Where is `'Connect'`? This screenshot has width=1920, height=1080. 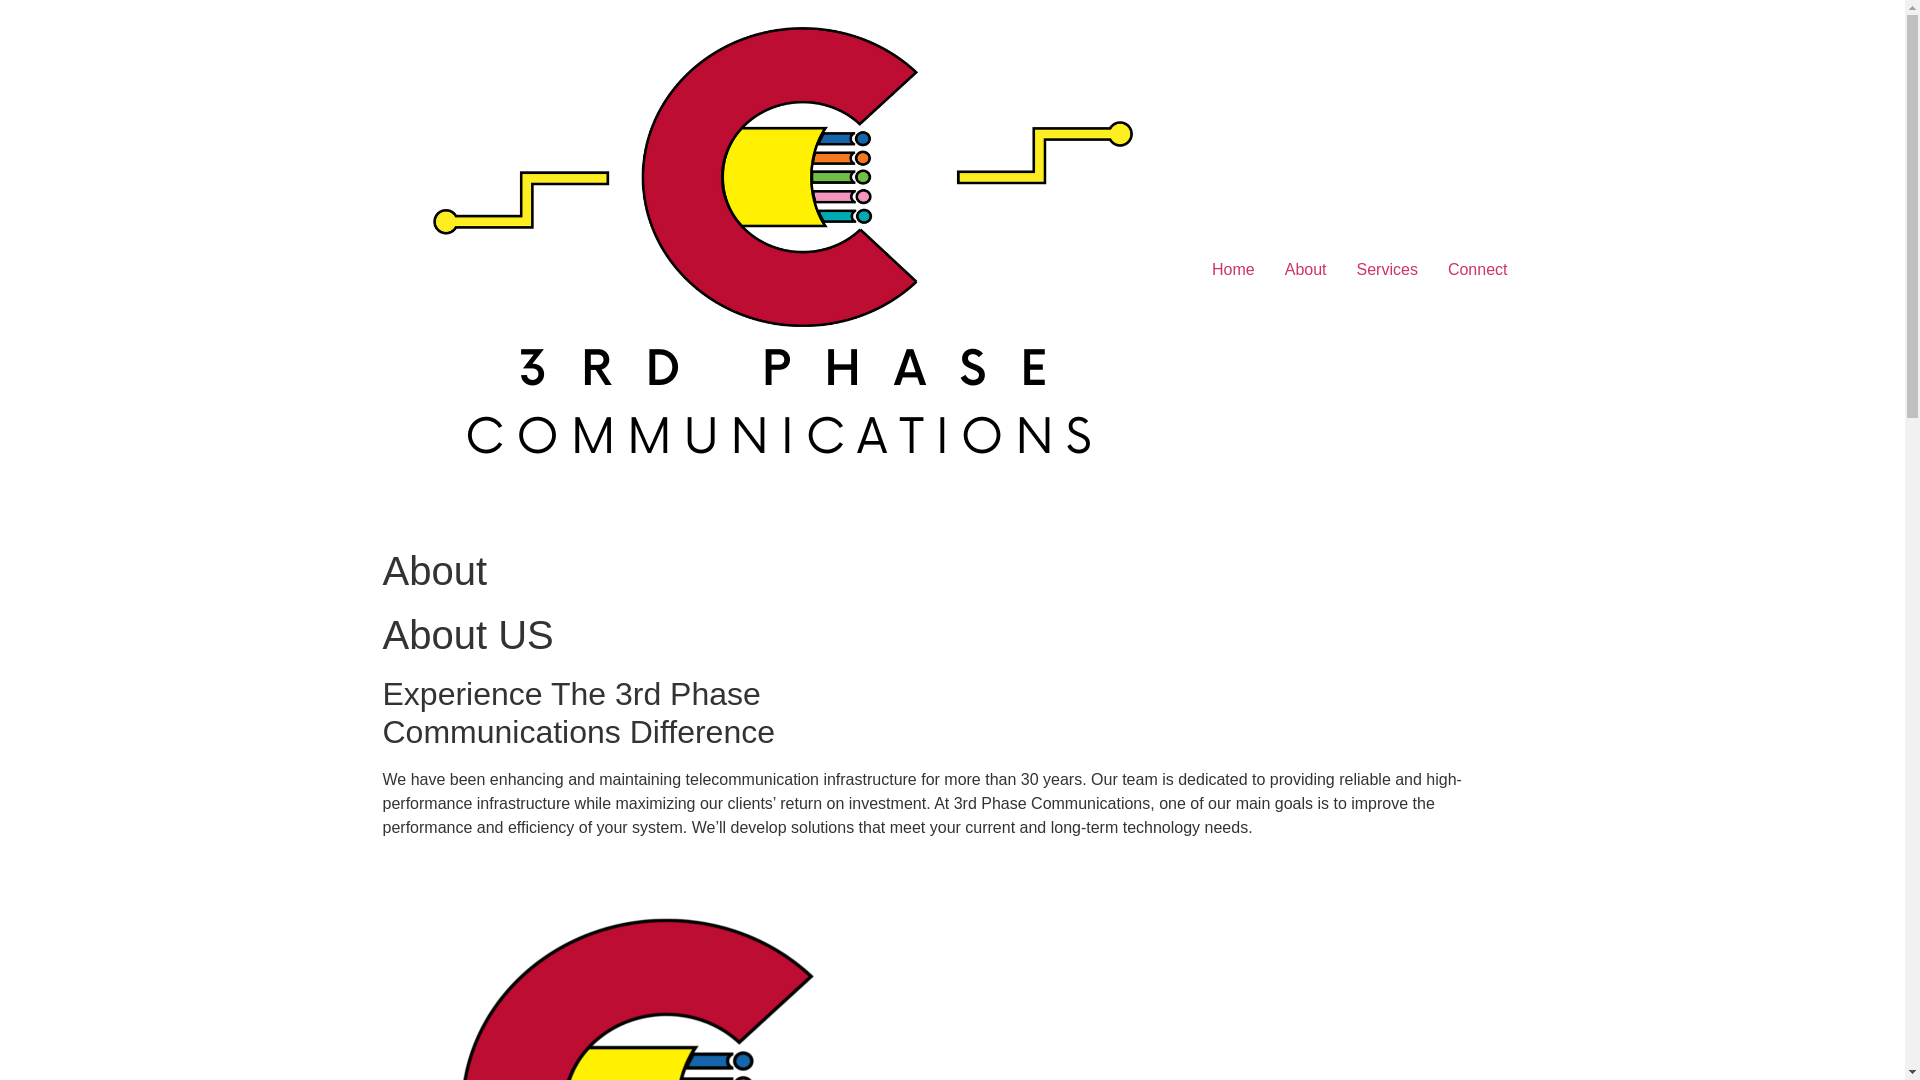
'Connect' is located at coordinates (1478, 270).